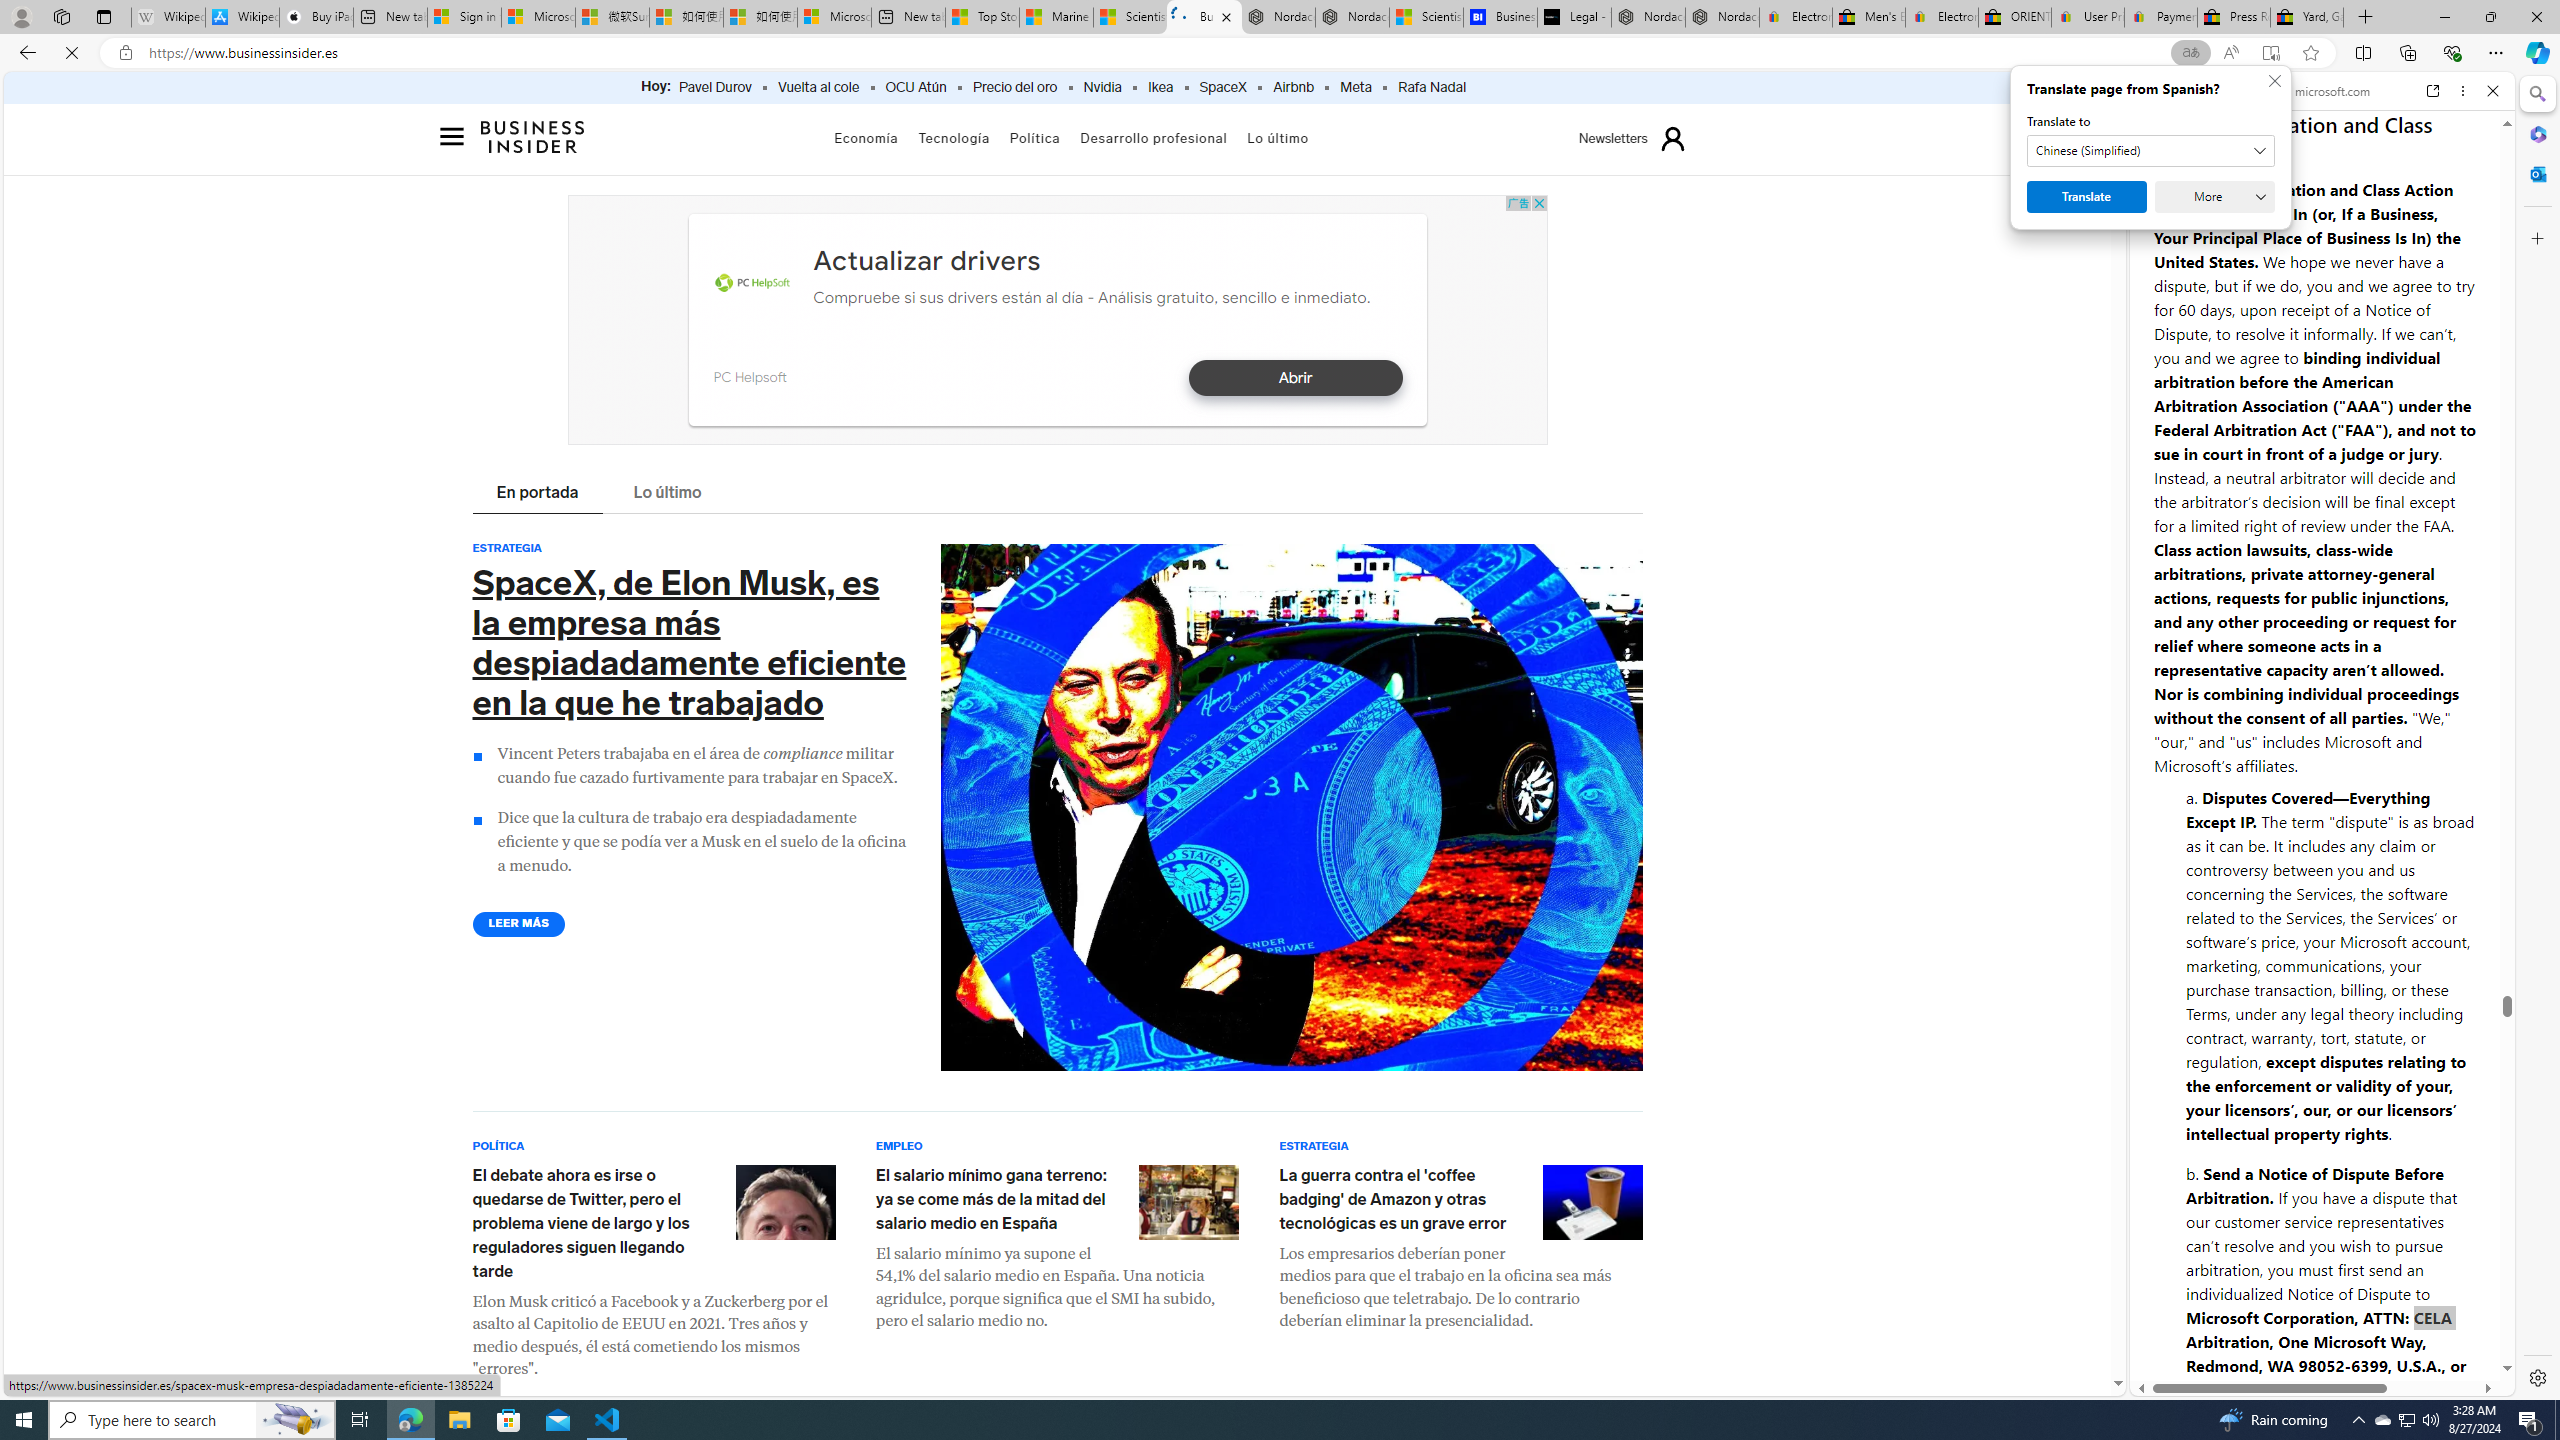 Image resolution: width=2560 pixels, height=1440 pixels. I want to click on 'Pavel Durov', so click(714, 87).